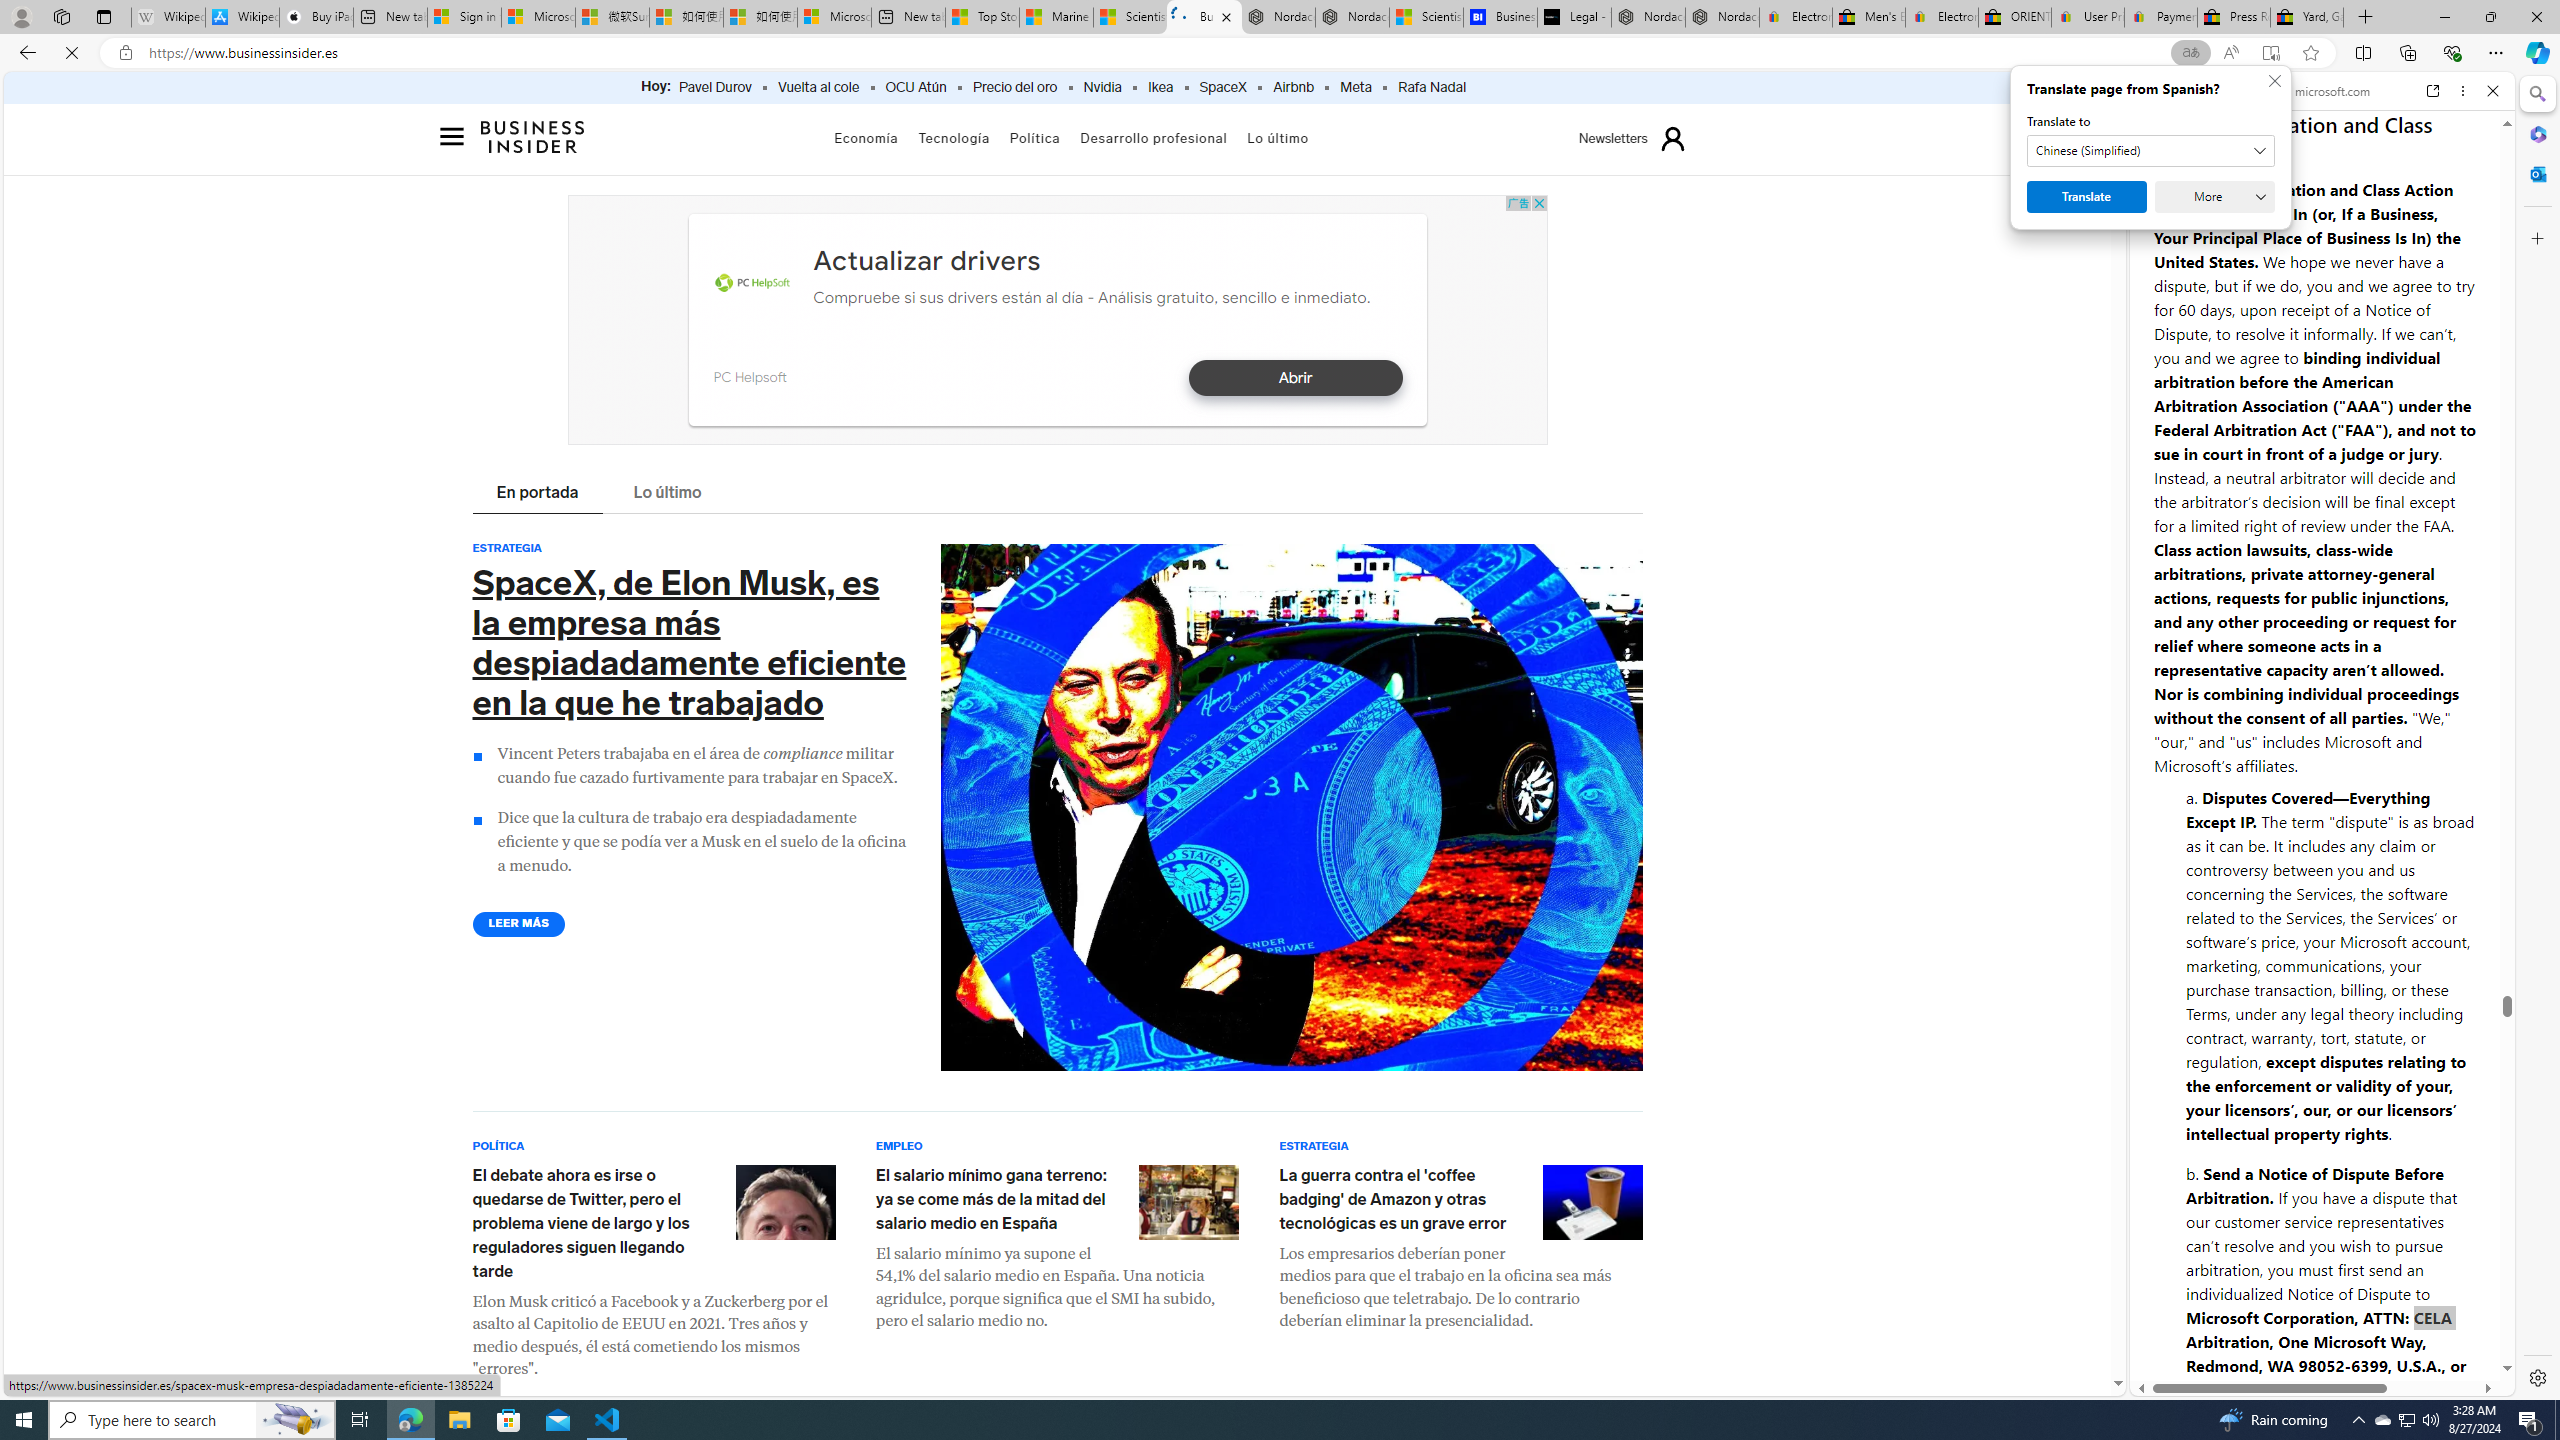 Image resolution: width=2560 pixels, height=1440 pixels. I want to click on 'Pavel Durov', so click(714, 87).